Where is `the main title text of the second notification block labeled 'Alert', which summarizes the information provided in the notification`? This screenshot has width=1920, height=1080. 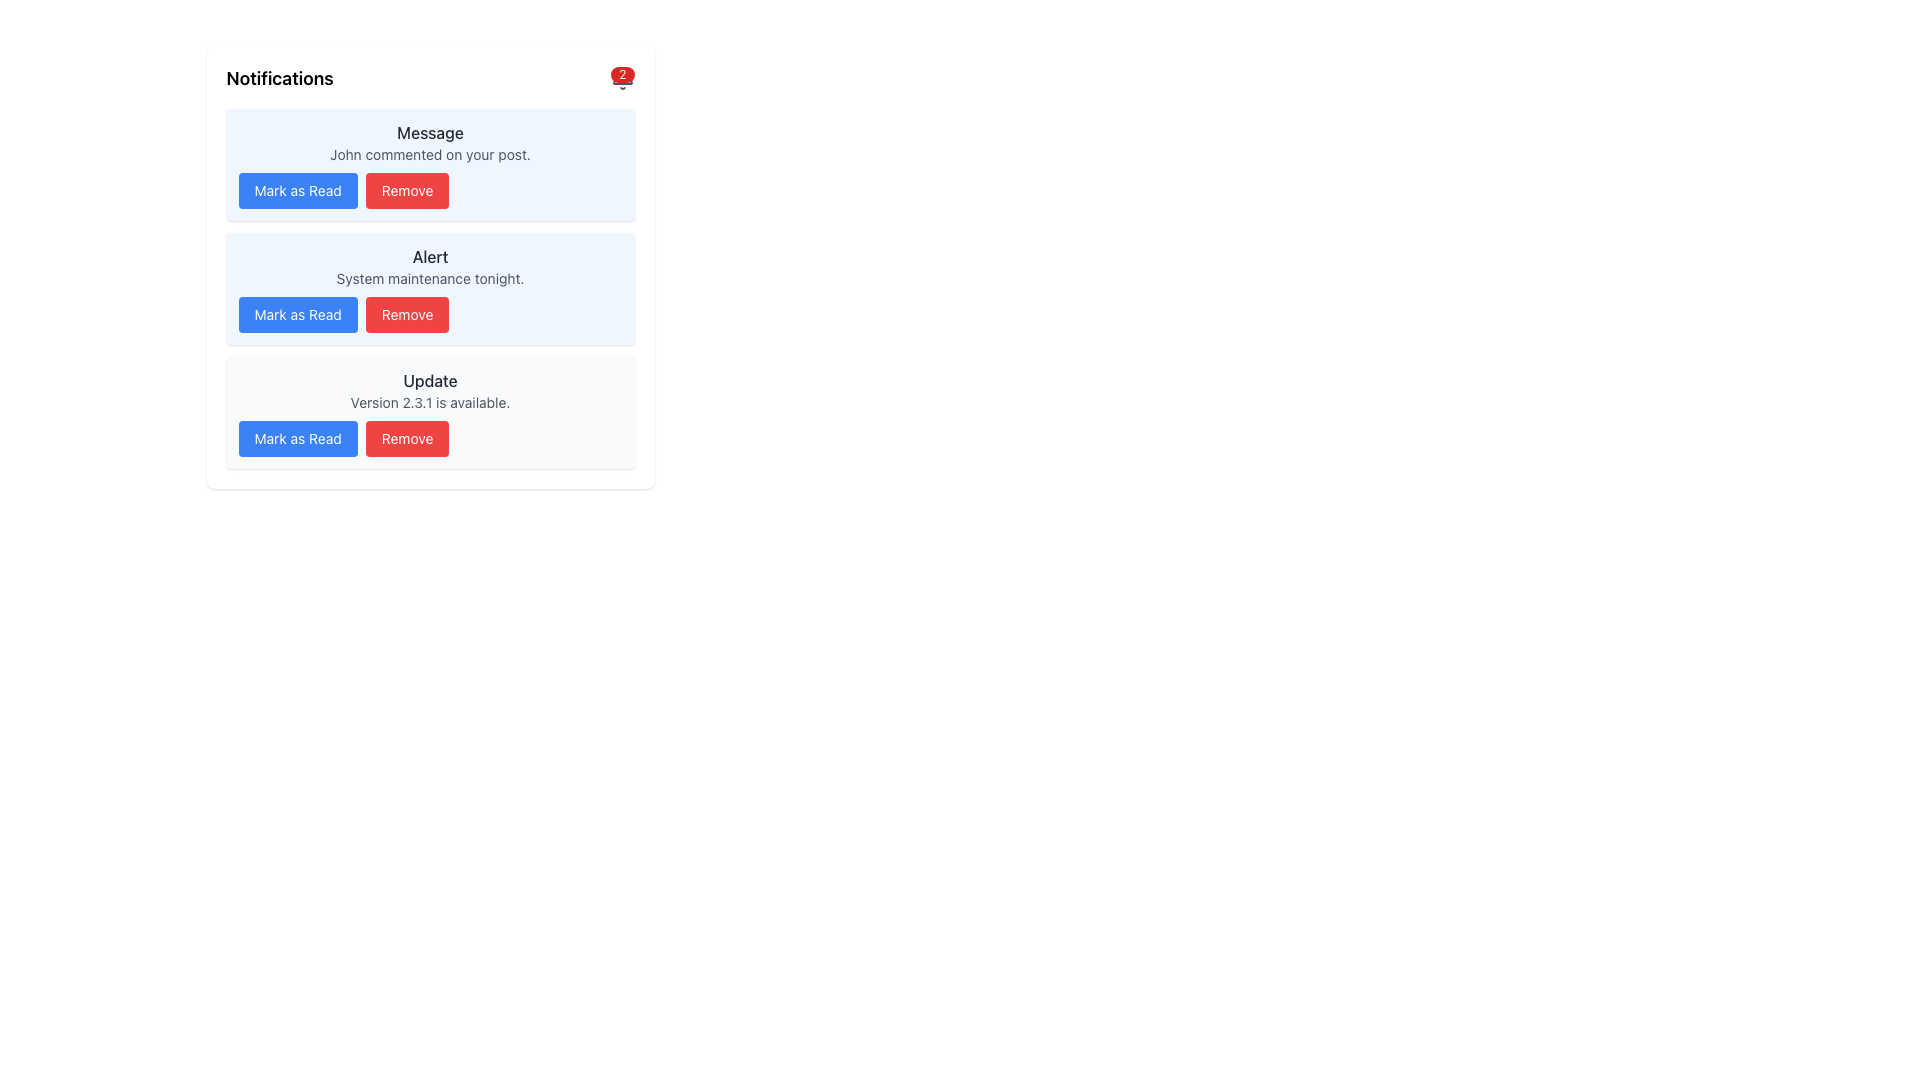 the main title text of the second notification block labeled 'Alert', which summarizes the information provided in the notification is located at coordinates (429, 256).